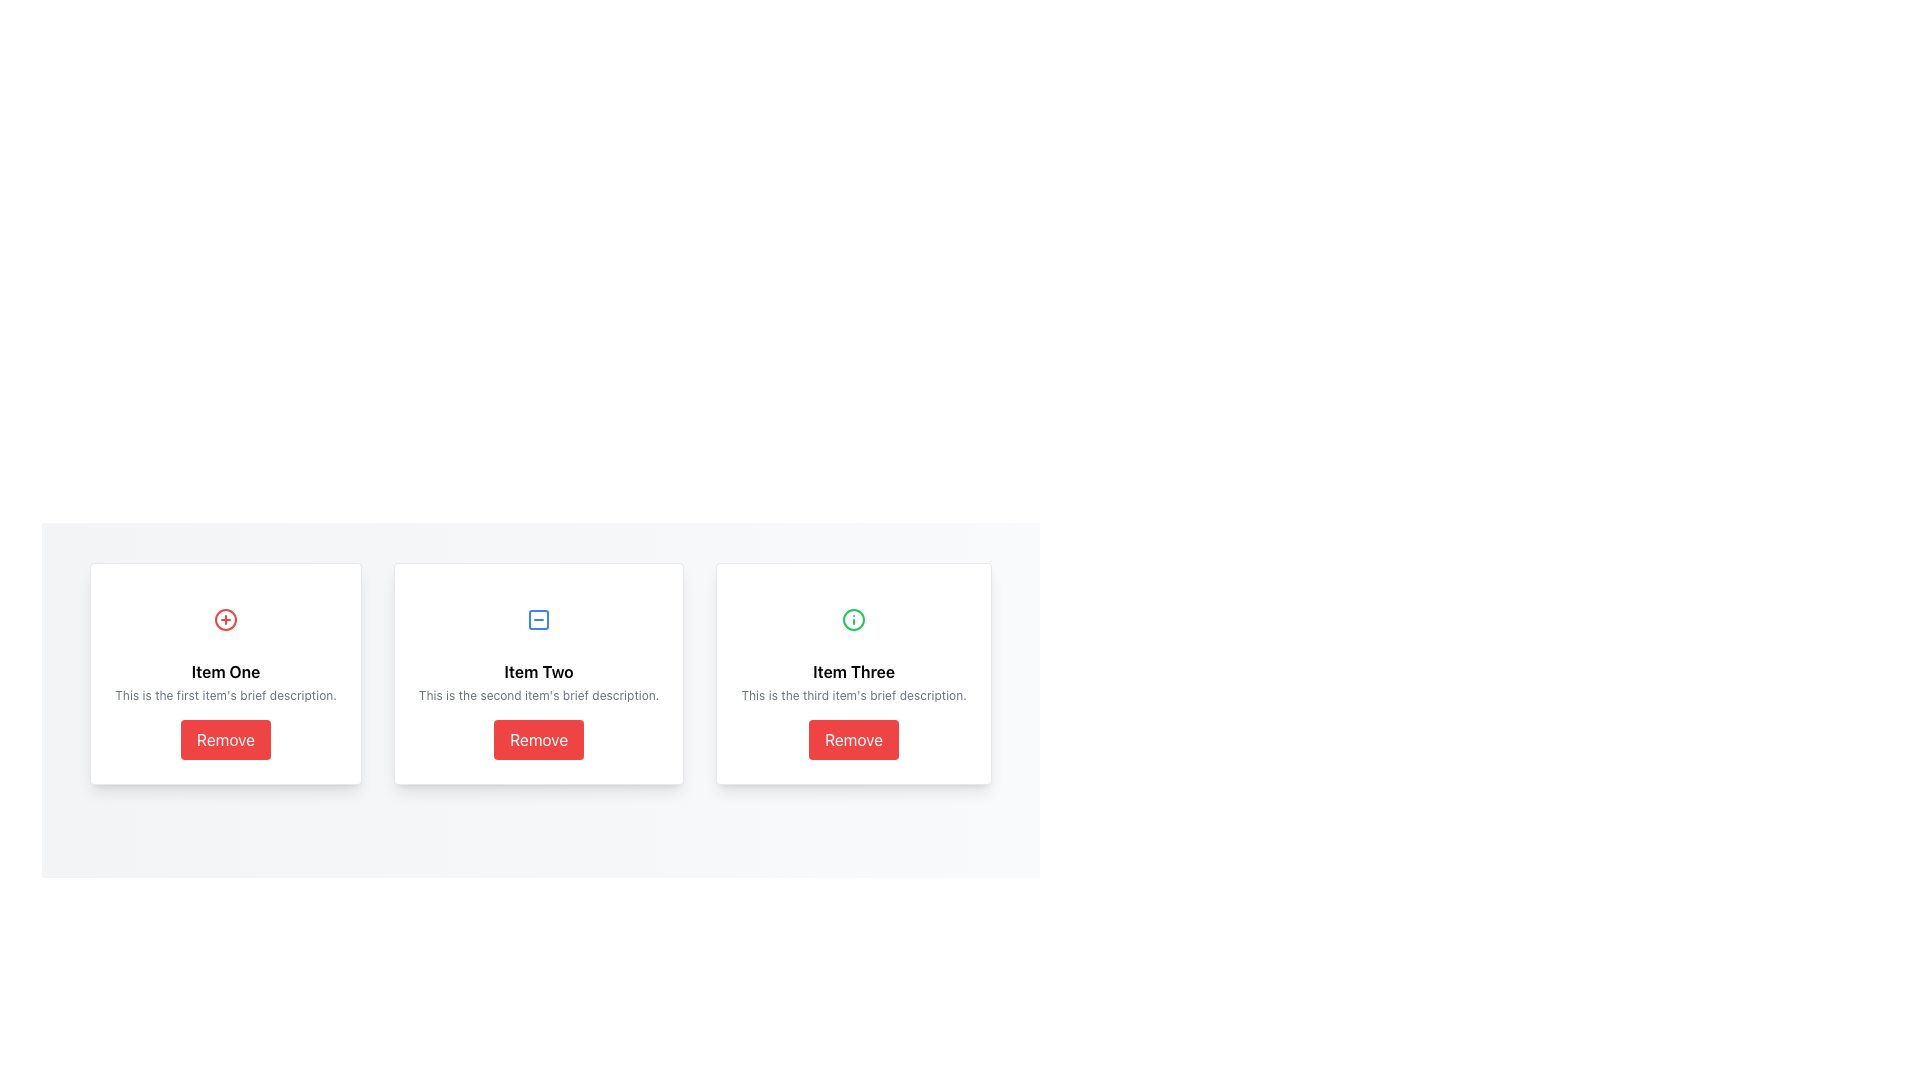 Image resolution: width=1920 pixels, height=1080 pixels. Describe the element at coordinates (225, 619) in the screenshot. I see `the emblem icon located at the top portion of the 'Item One' card, which indicates addition or a positive action` at that location.